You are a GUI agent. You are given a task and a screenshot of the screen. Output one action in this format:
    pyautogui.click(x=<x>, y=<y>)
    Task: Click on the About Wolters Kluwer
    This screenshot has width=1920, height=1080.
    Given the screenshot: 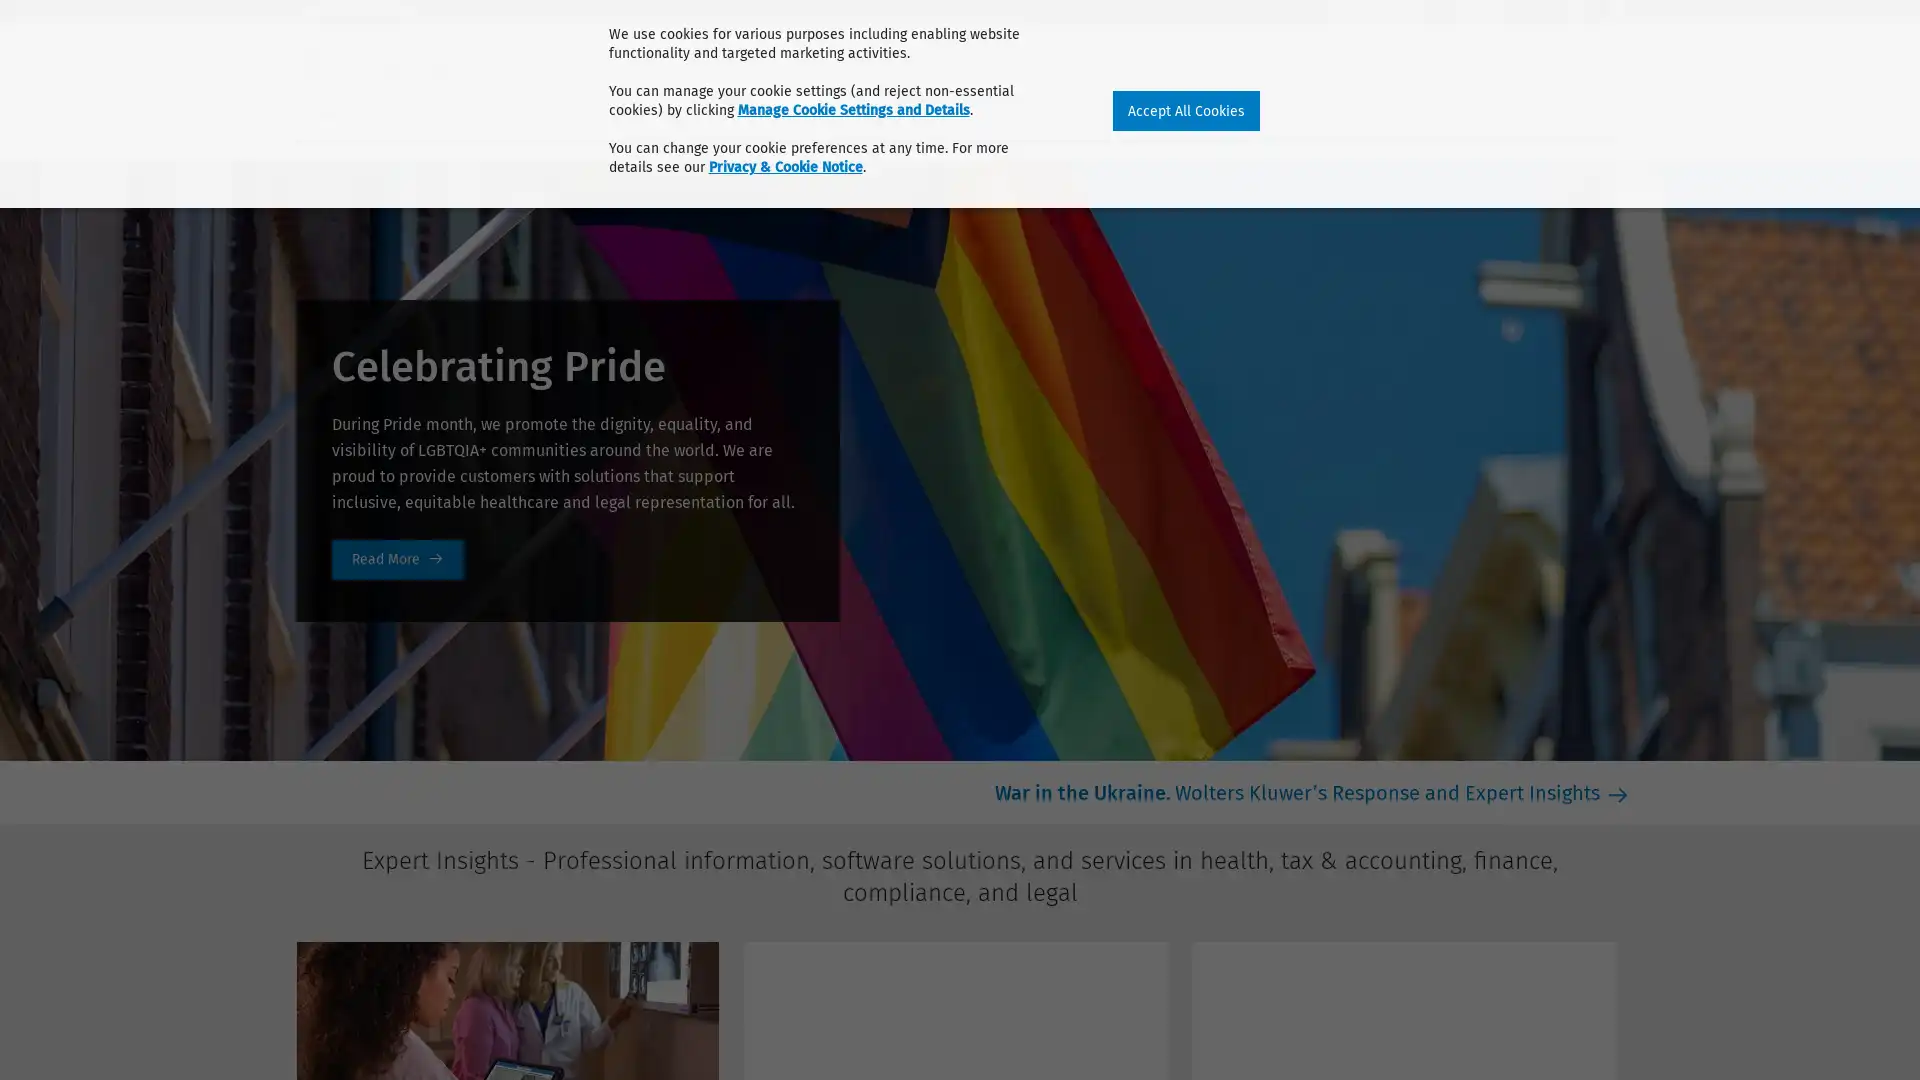 What is the action you would take?
    pyautogui.click(x=374, y=11)
    